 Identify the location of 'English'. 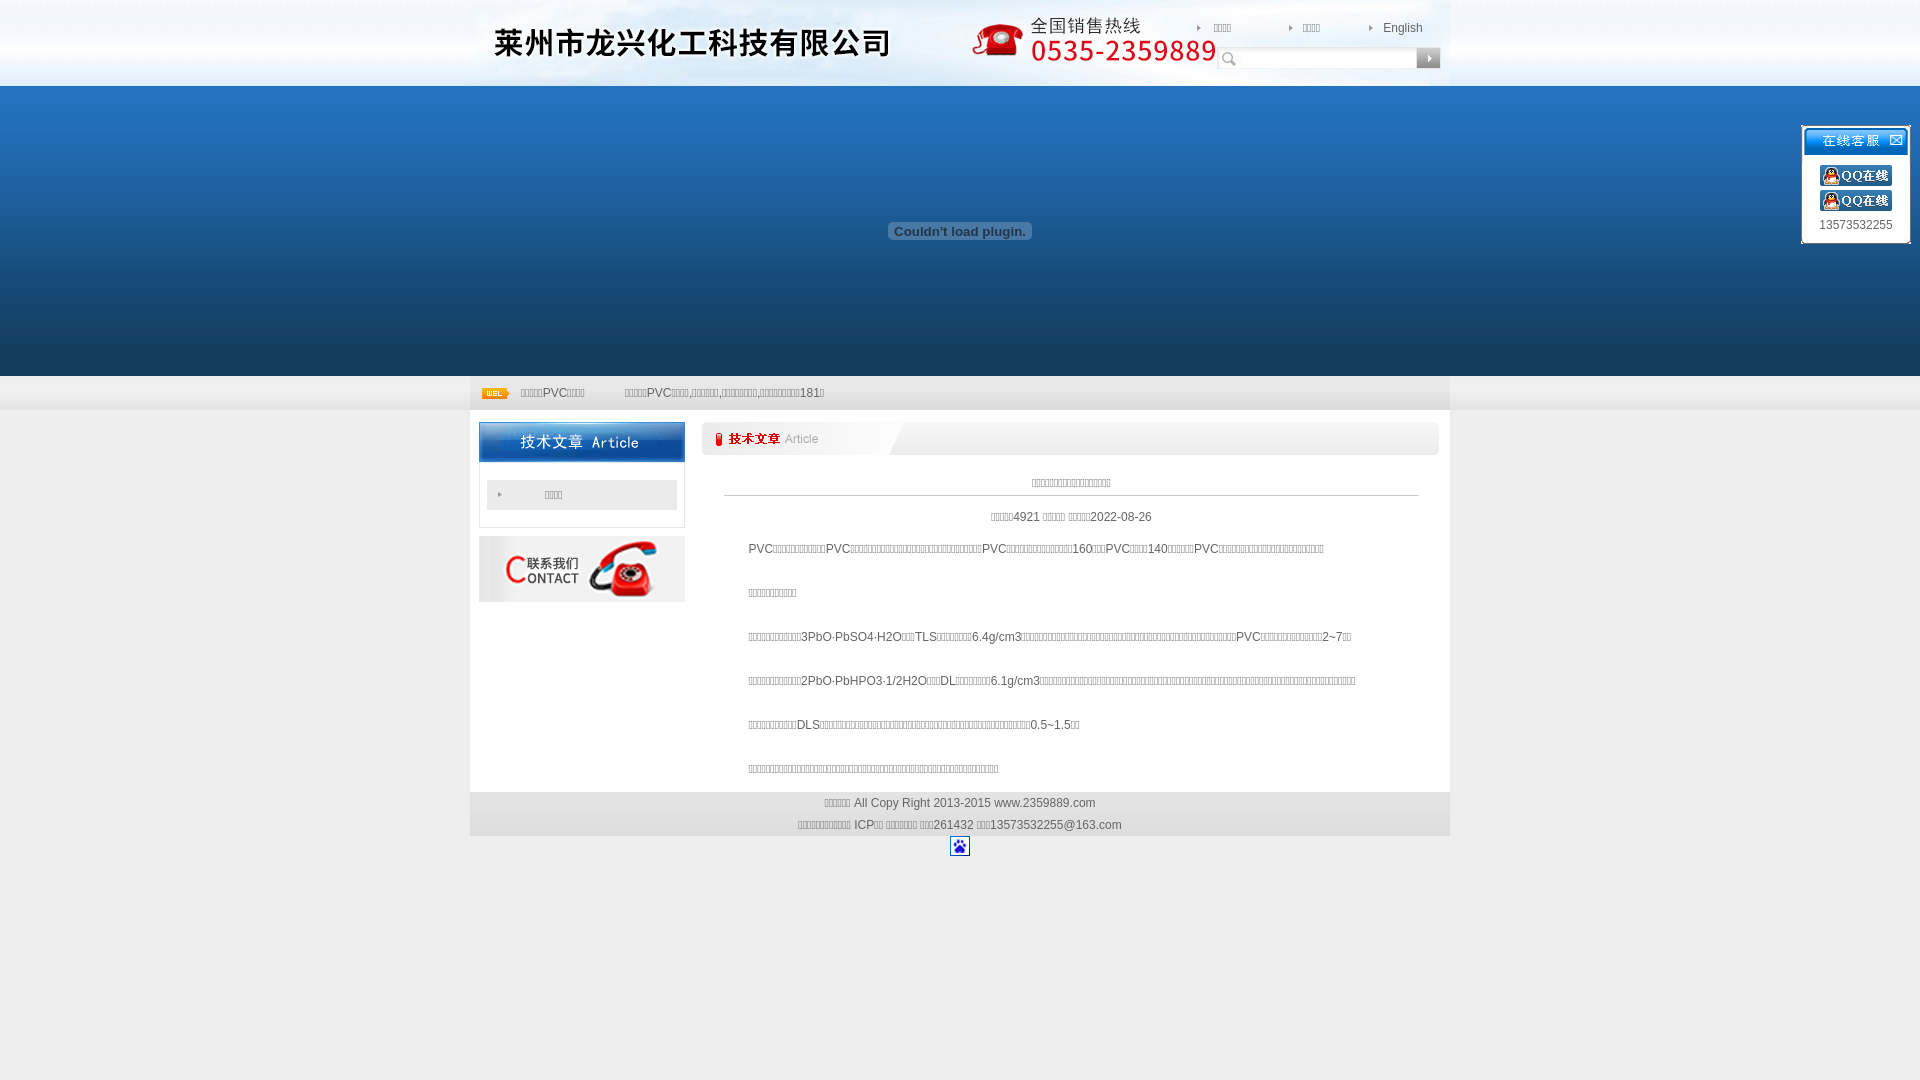
(1401, 27).